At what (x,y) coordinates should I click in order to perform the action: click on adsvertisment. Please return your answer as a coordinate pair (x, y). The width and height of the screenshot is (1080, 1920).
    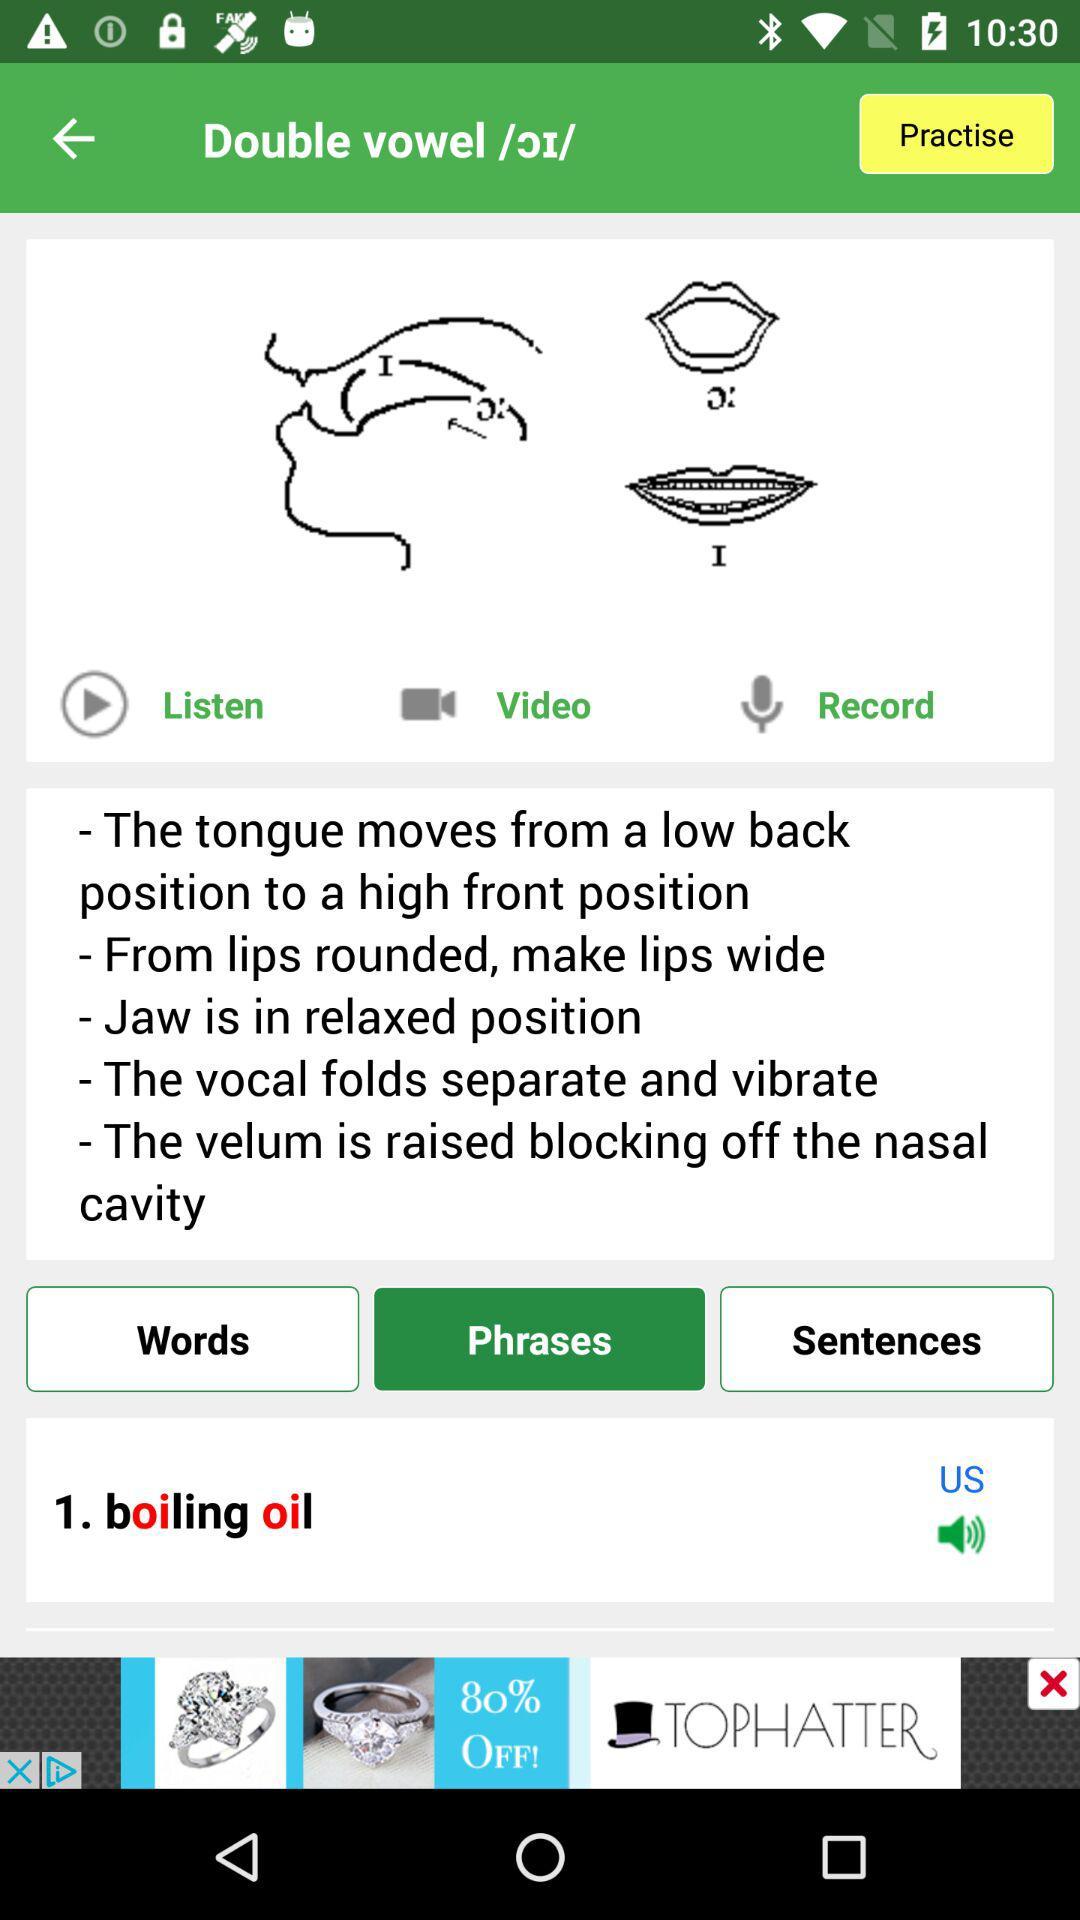
    Looking at the image, I should click on (1052, 1682).